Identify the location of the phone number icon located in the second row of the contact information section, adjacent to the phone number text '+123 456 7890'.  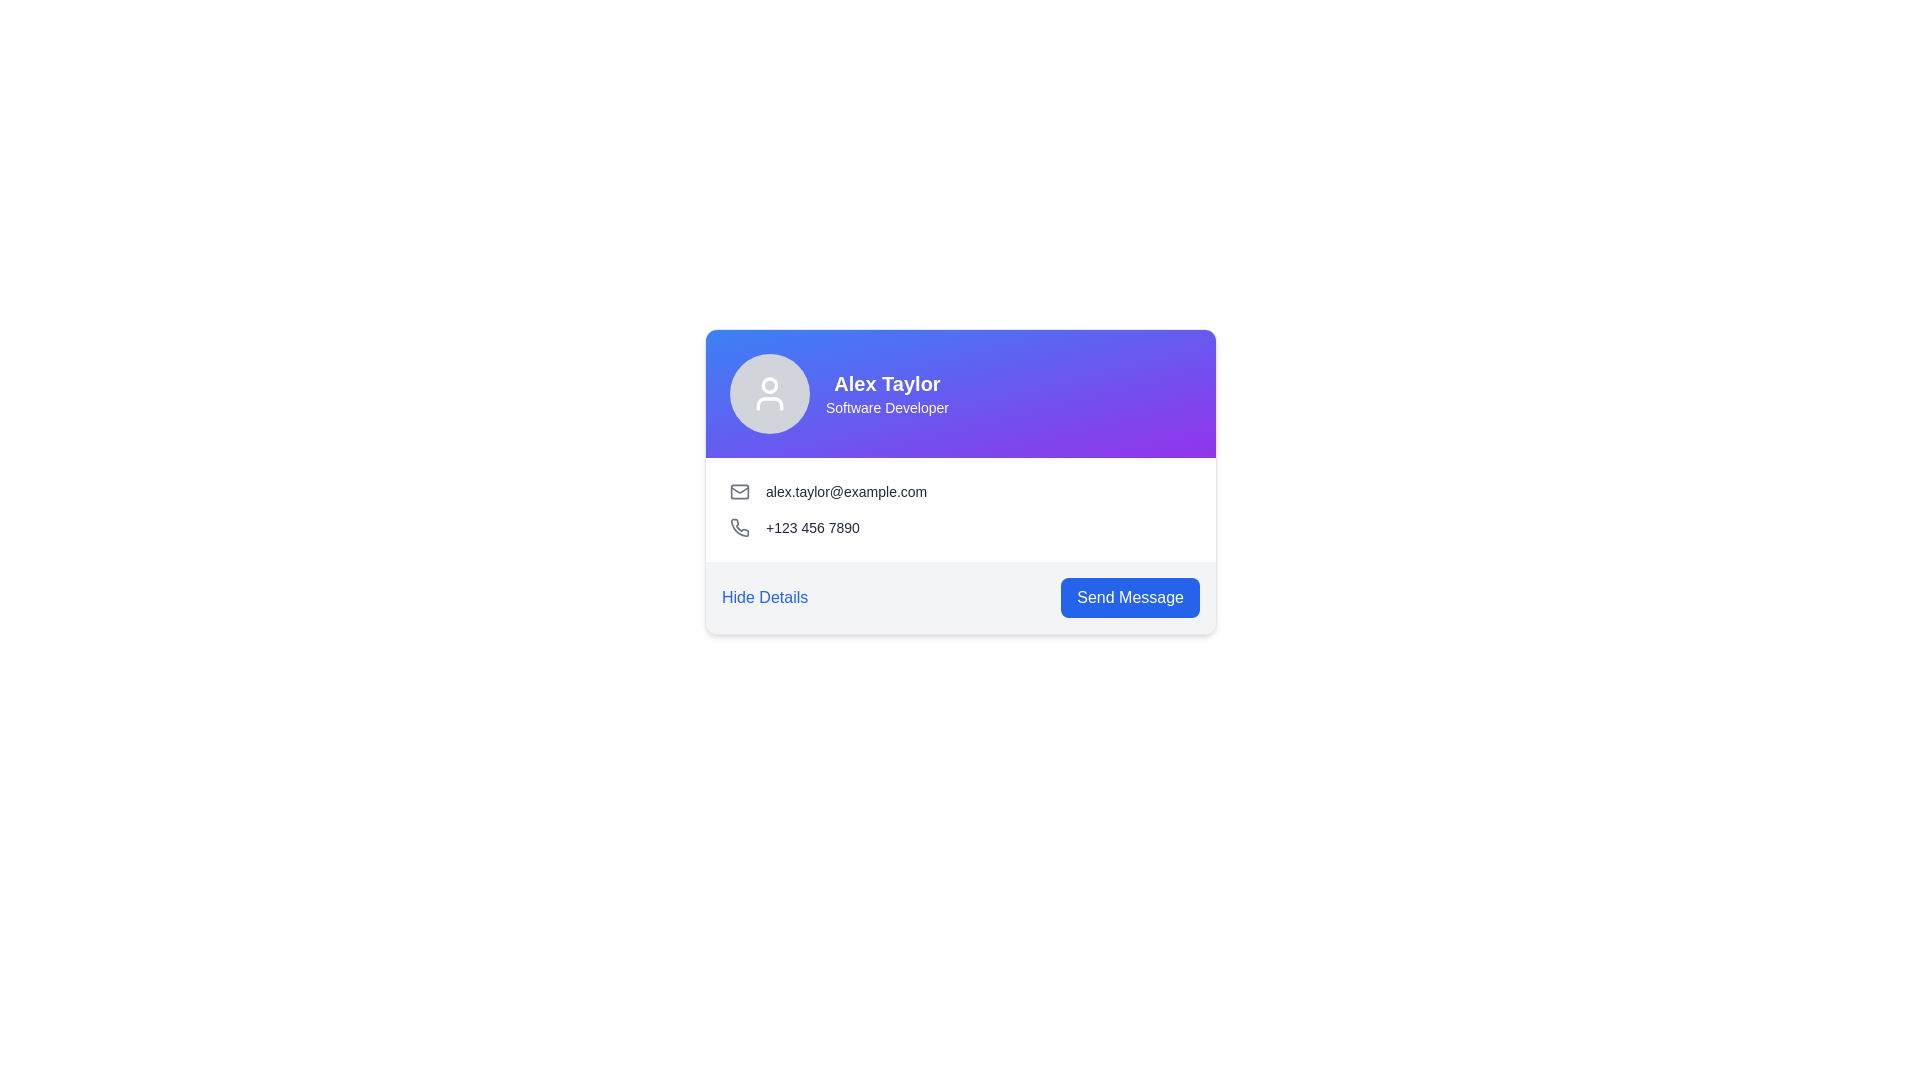
(738, 527).